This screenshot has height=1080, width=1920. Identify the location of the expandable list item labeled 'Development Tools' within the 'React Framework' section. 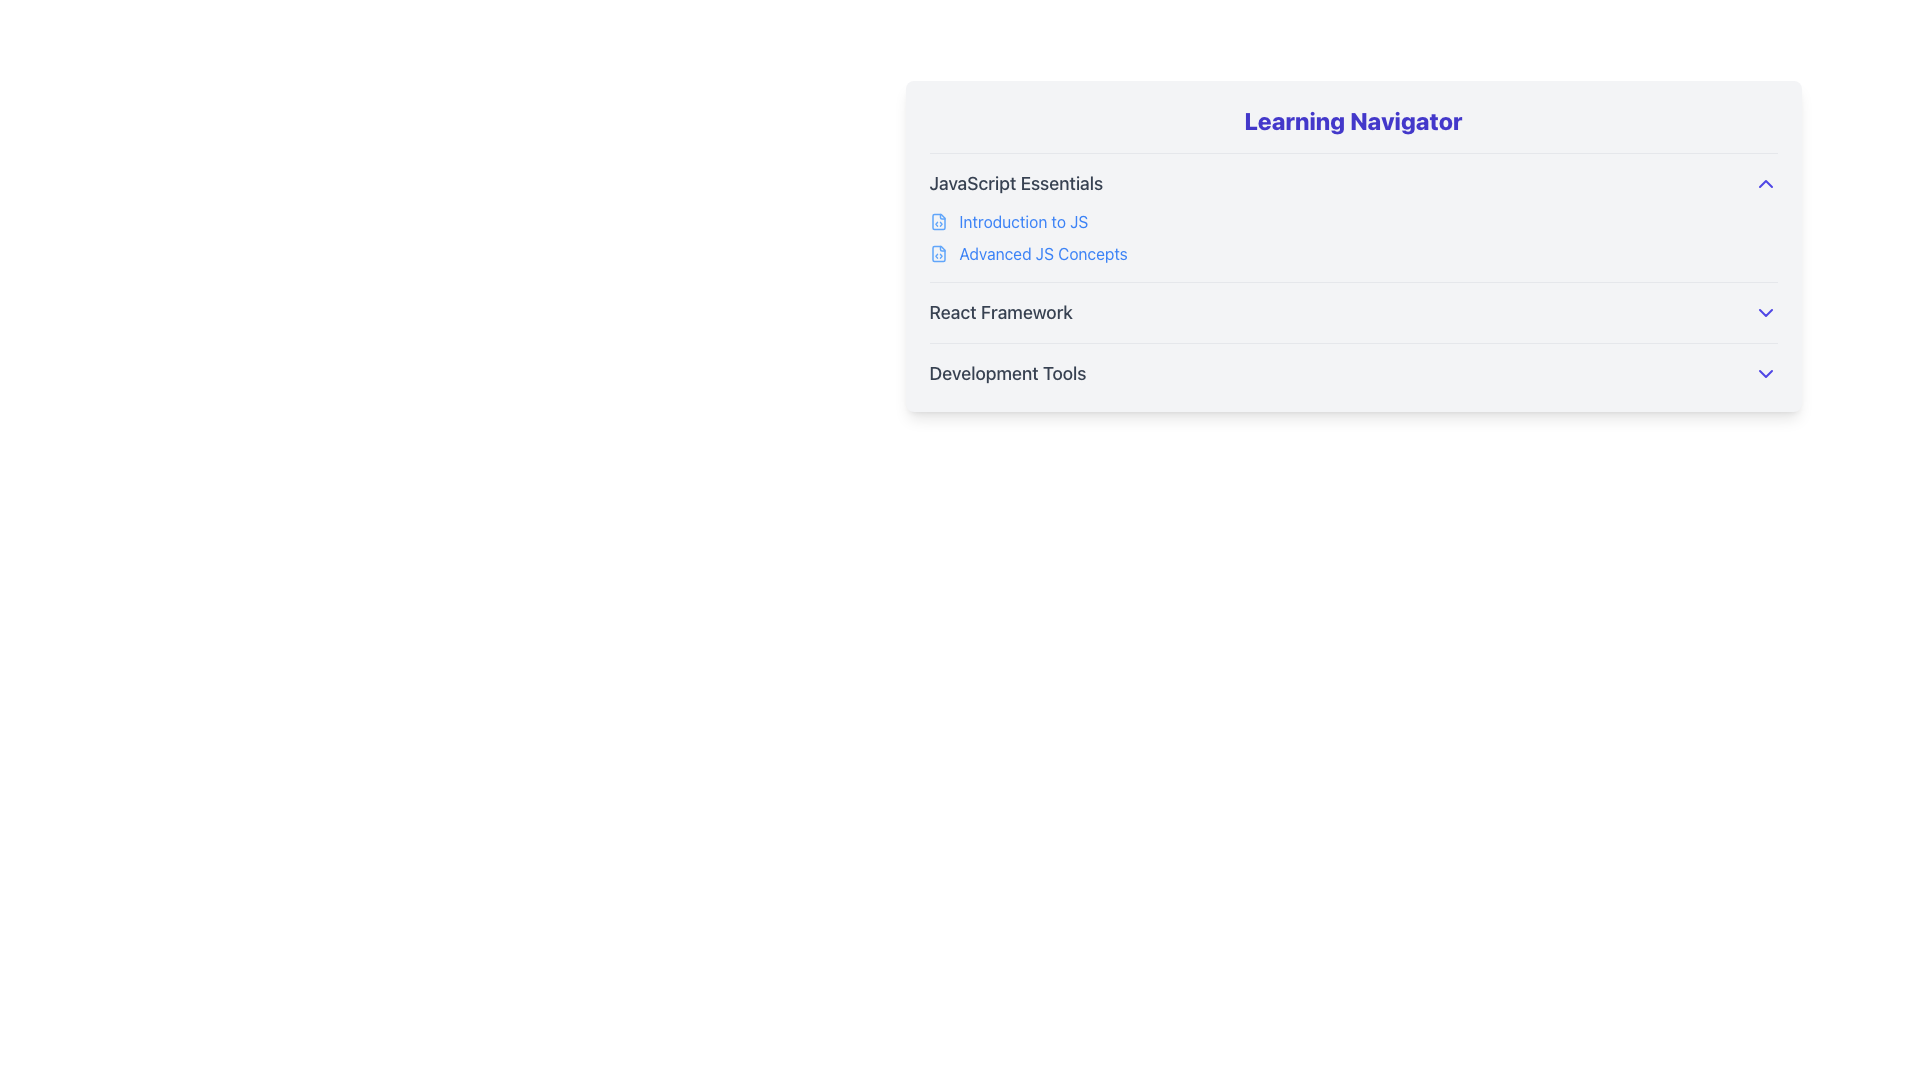
(1353, 374).